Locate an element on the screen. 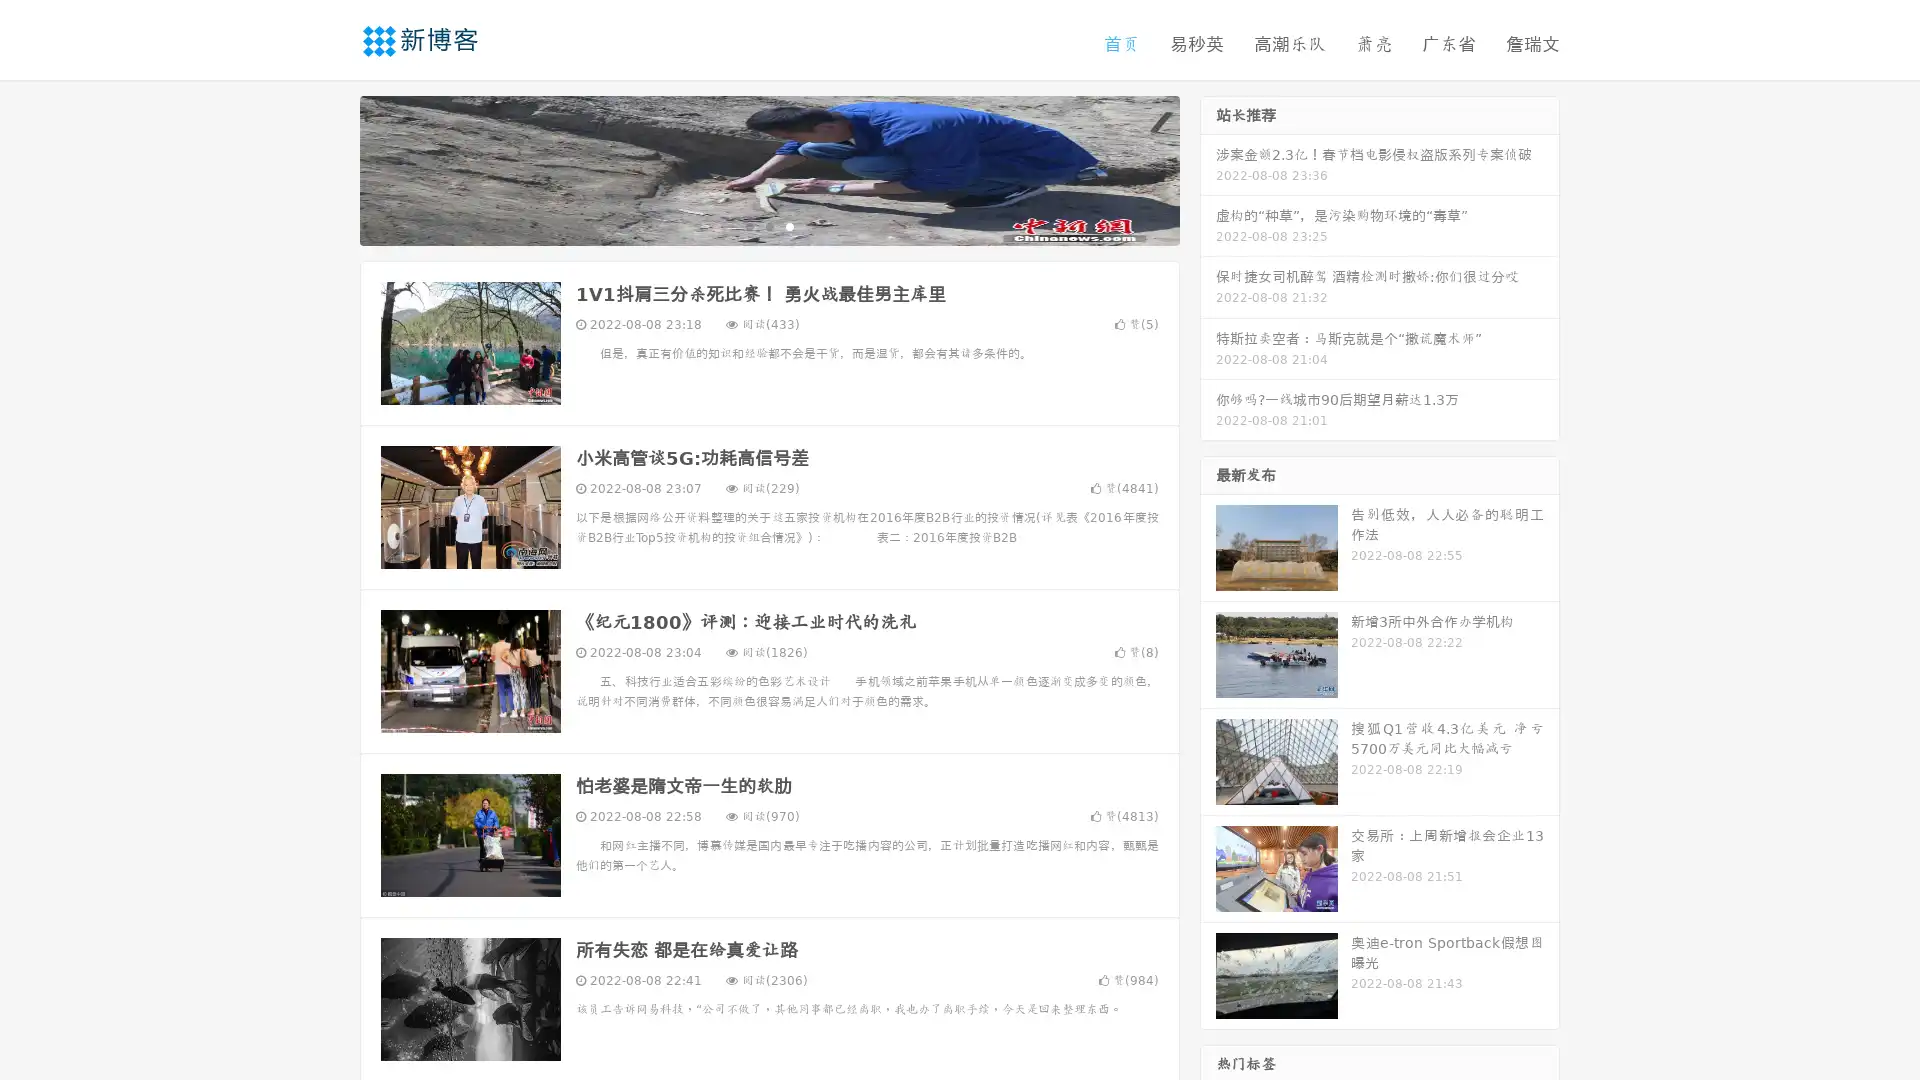  Go to slide 2 is located at coordinates (768, 225).